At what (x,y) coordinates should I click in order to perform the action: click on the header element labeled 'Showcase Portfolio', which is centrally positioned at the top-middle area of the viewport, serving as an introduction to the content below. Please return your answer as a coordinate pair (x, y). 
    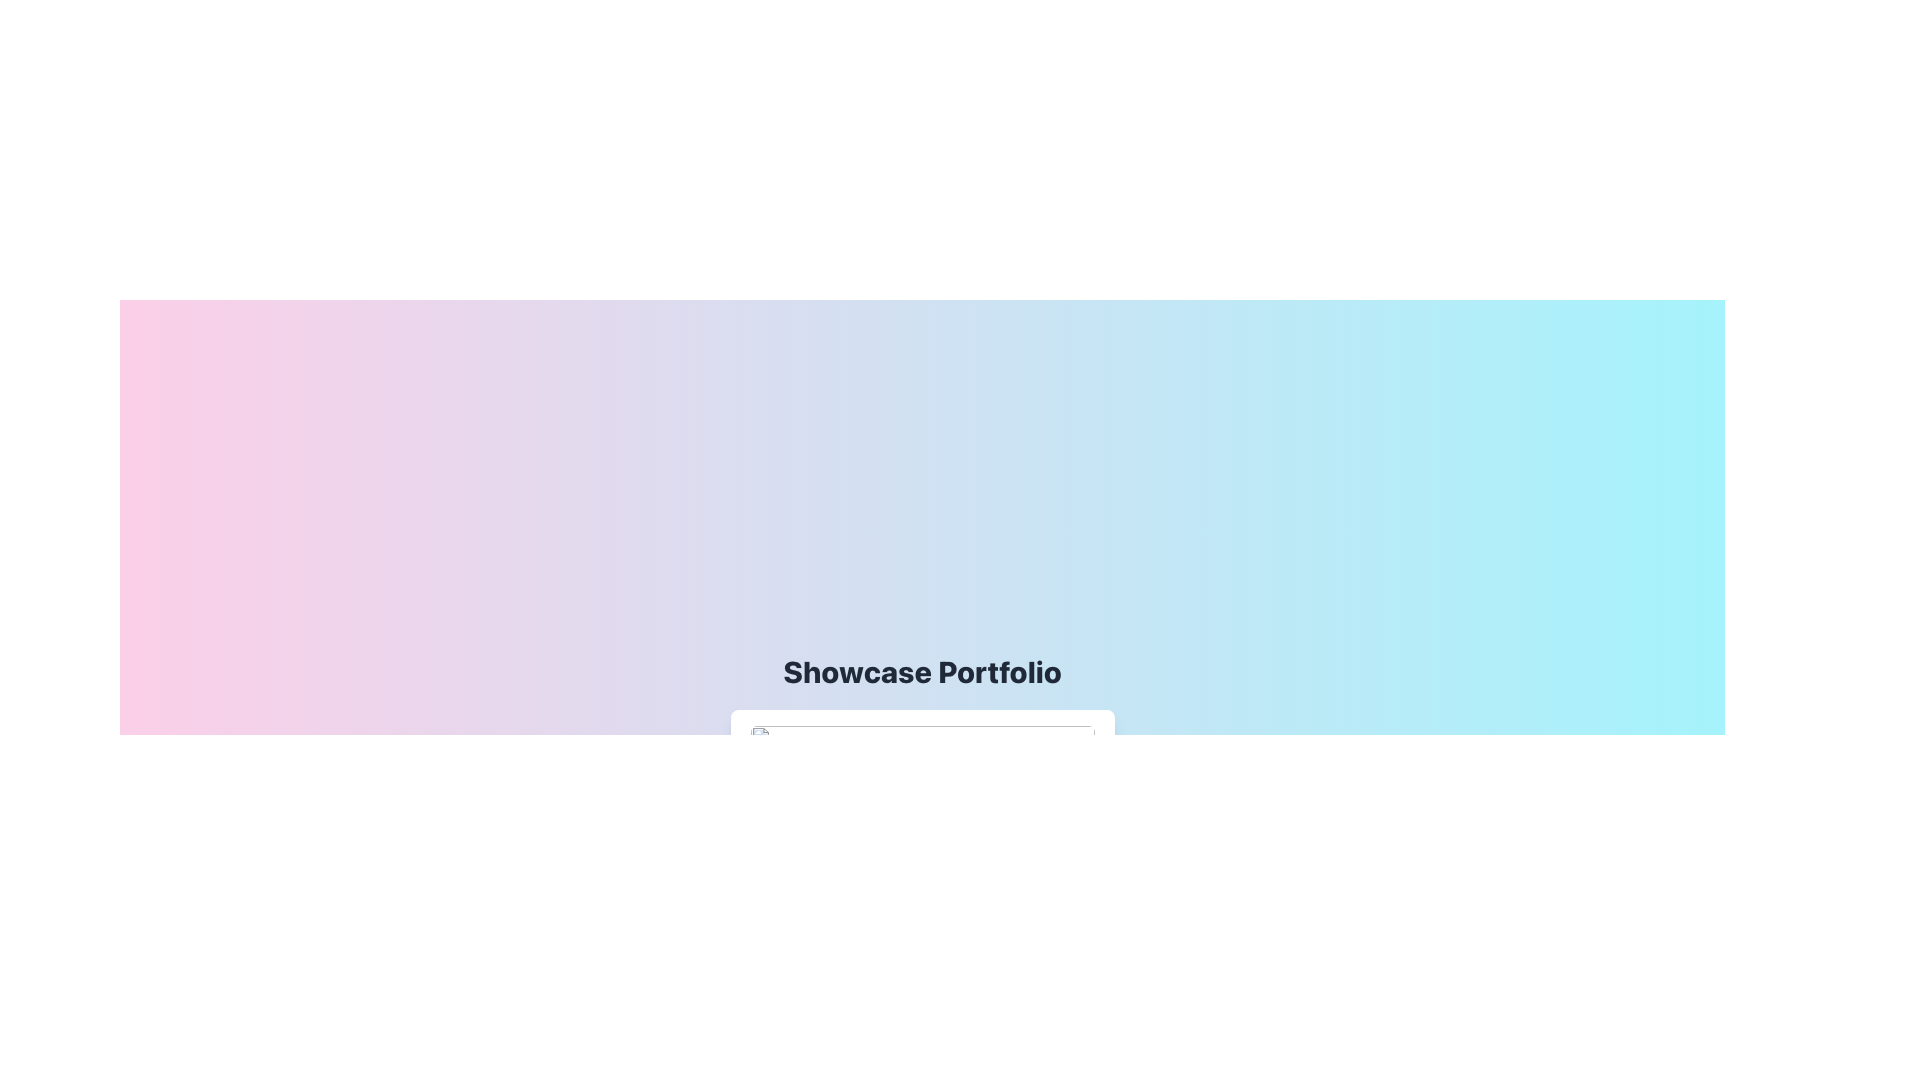
    Looking at the image, I should click on (921, 671).